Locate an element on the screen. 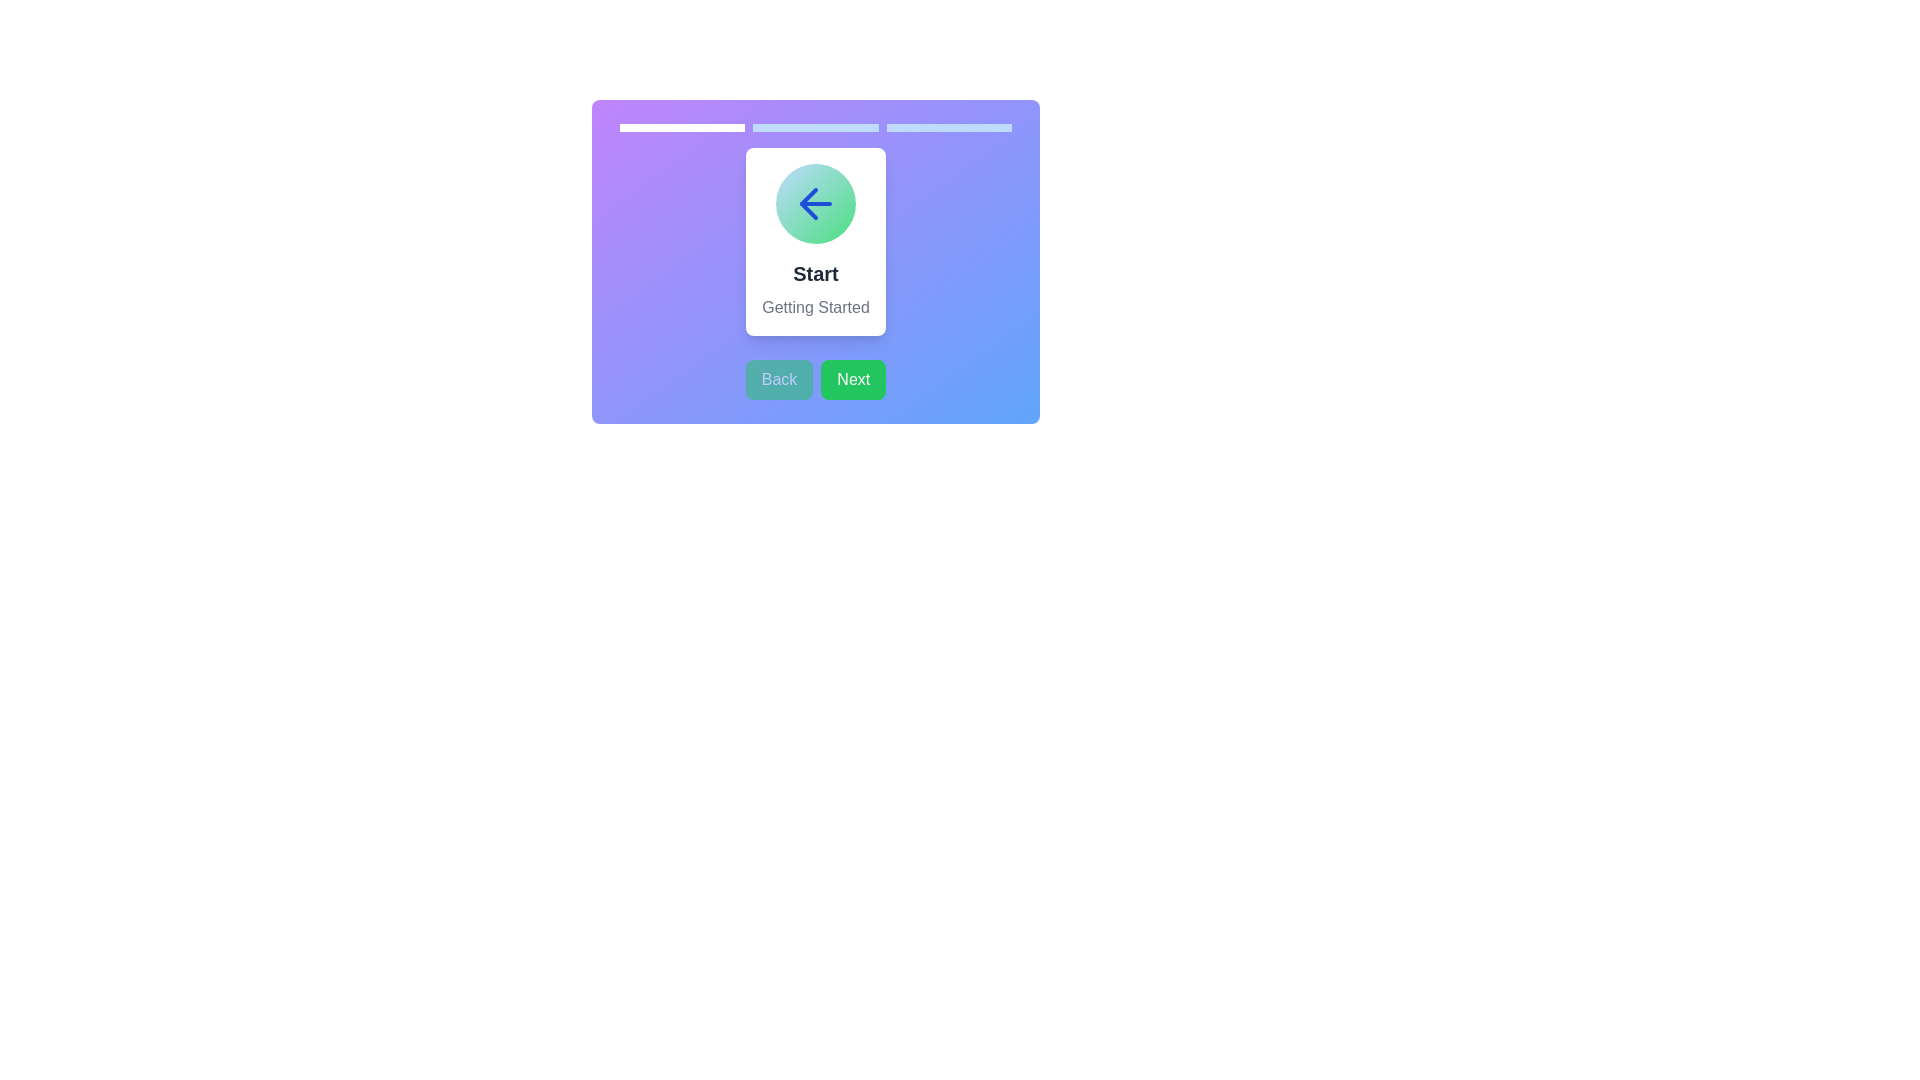 The image size is (1920, 1080). the graphical icon of the current step to inspect it is located at coordinates (816, 204).